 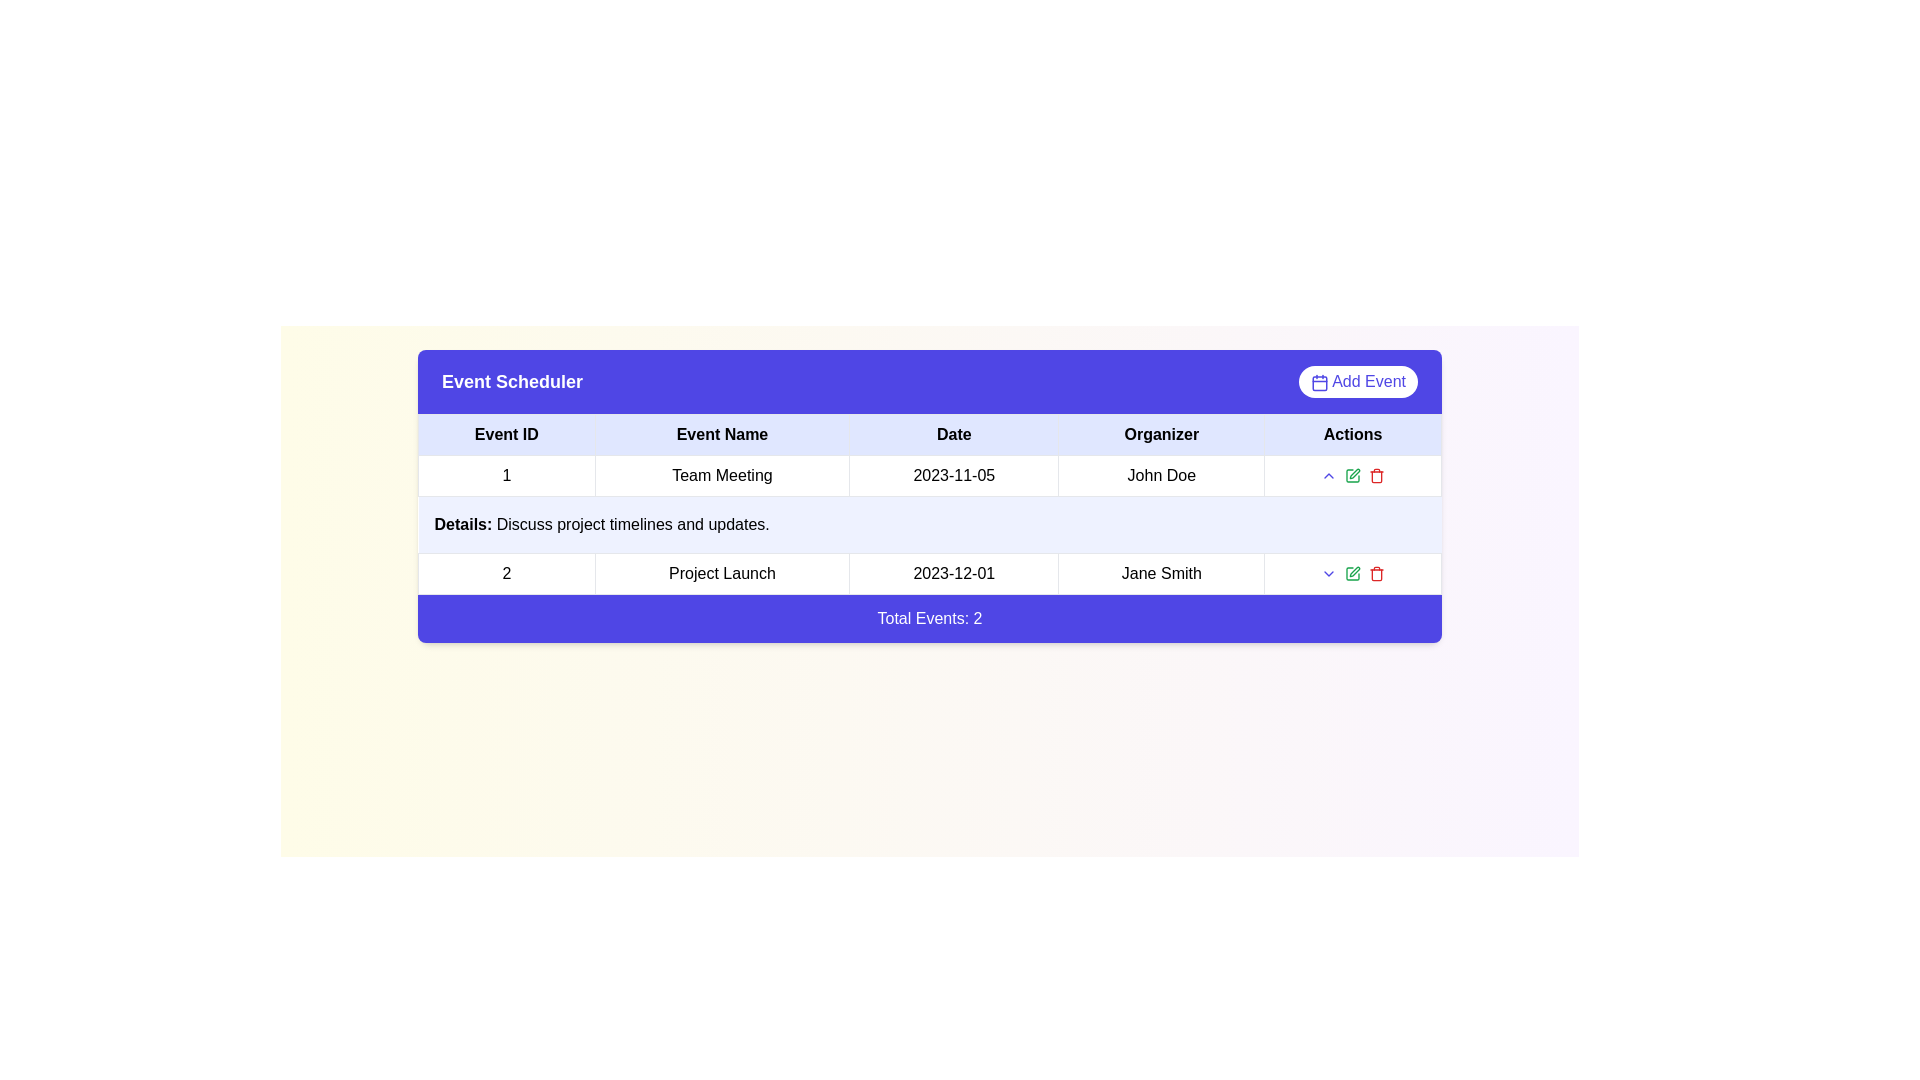 I want to click on the icons in the action set located in the 'Actions' column of the second row of the 'Event Scheduler' table, so click(x=1353, y=574).